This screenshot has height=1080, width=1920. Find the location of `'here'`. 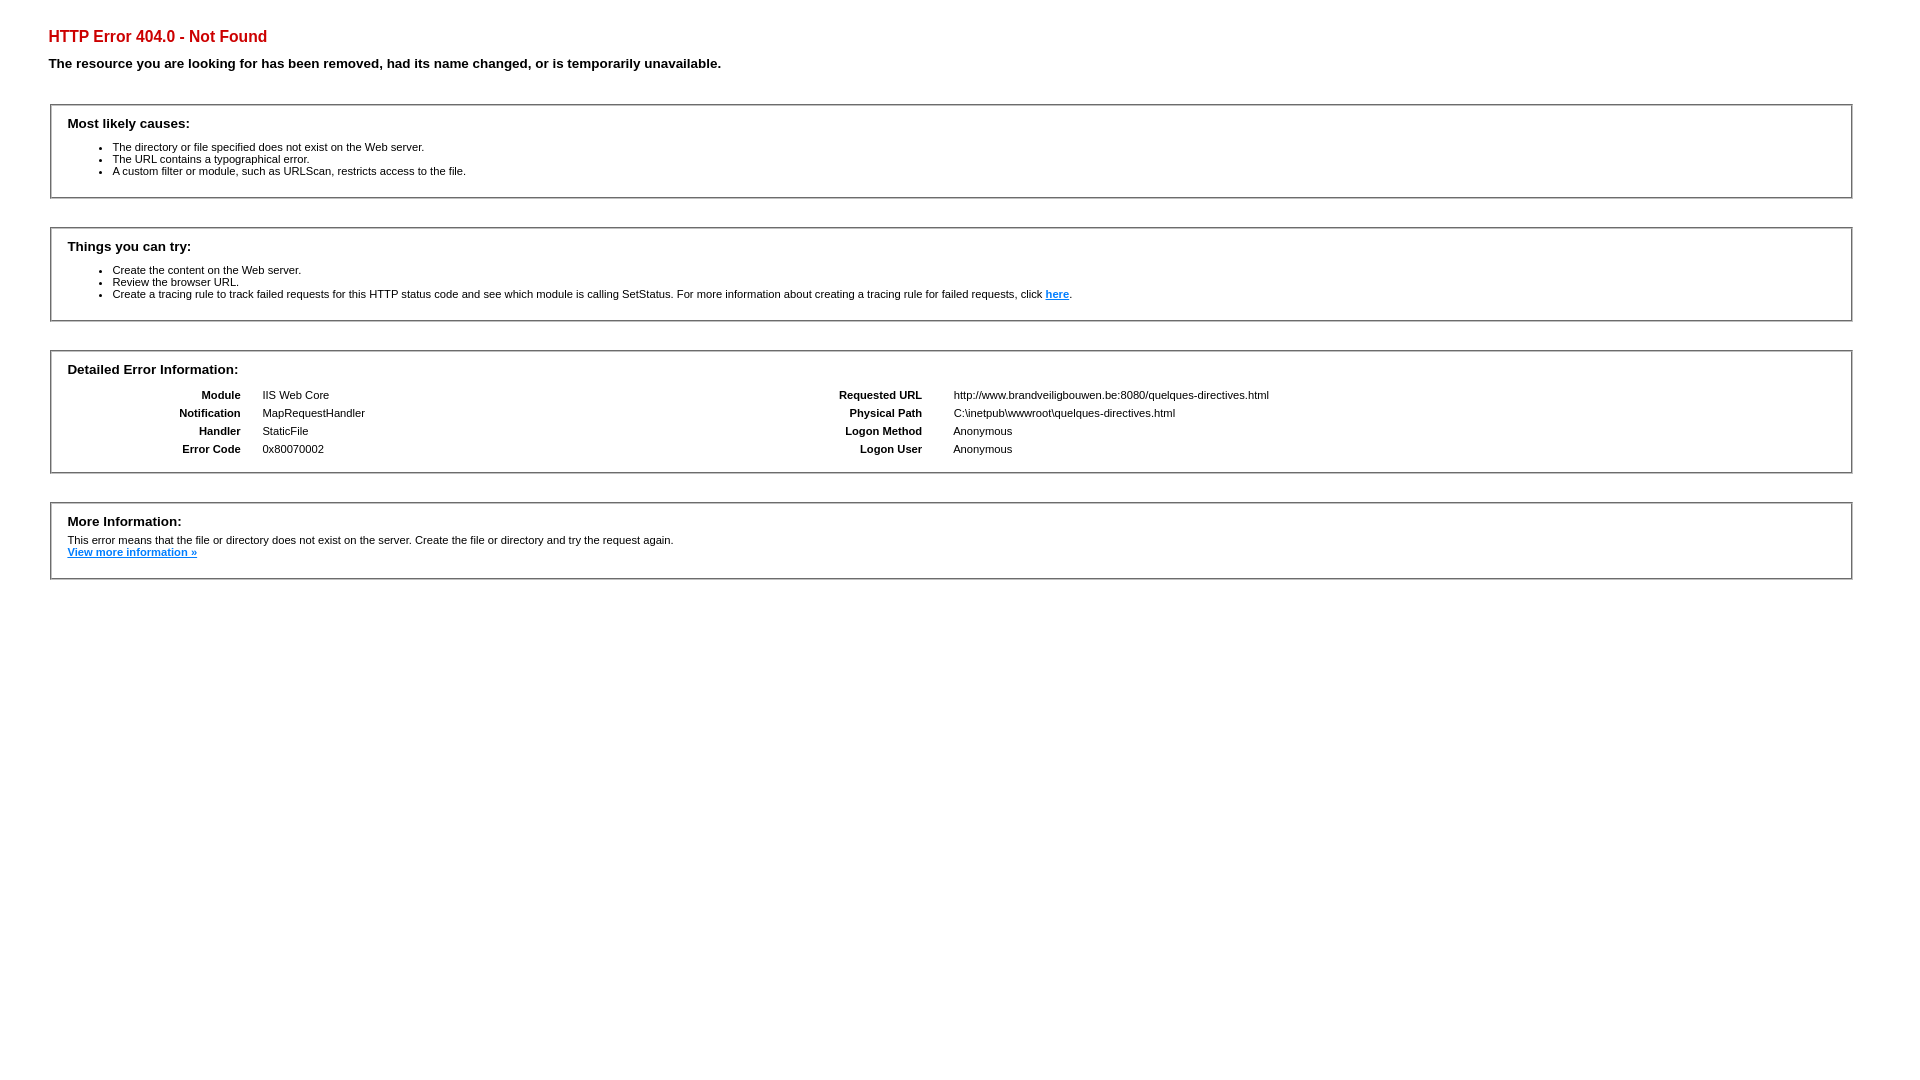

'here' is located at coordinates (1056, 293).